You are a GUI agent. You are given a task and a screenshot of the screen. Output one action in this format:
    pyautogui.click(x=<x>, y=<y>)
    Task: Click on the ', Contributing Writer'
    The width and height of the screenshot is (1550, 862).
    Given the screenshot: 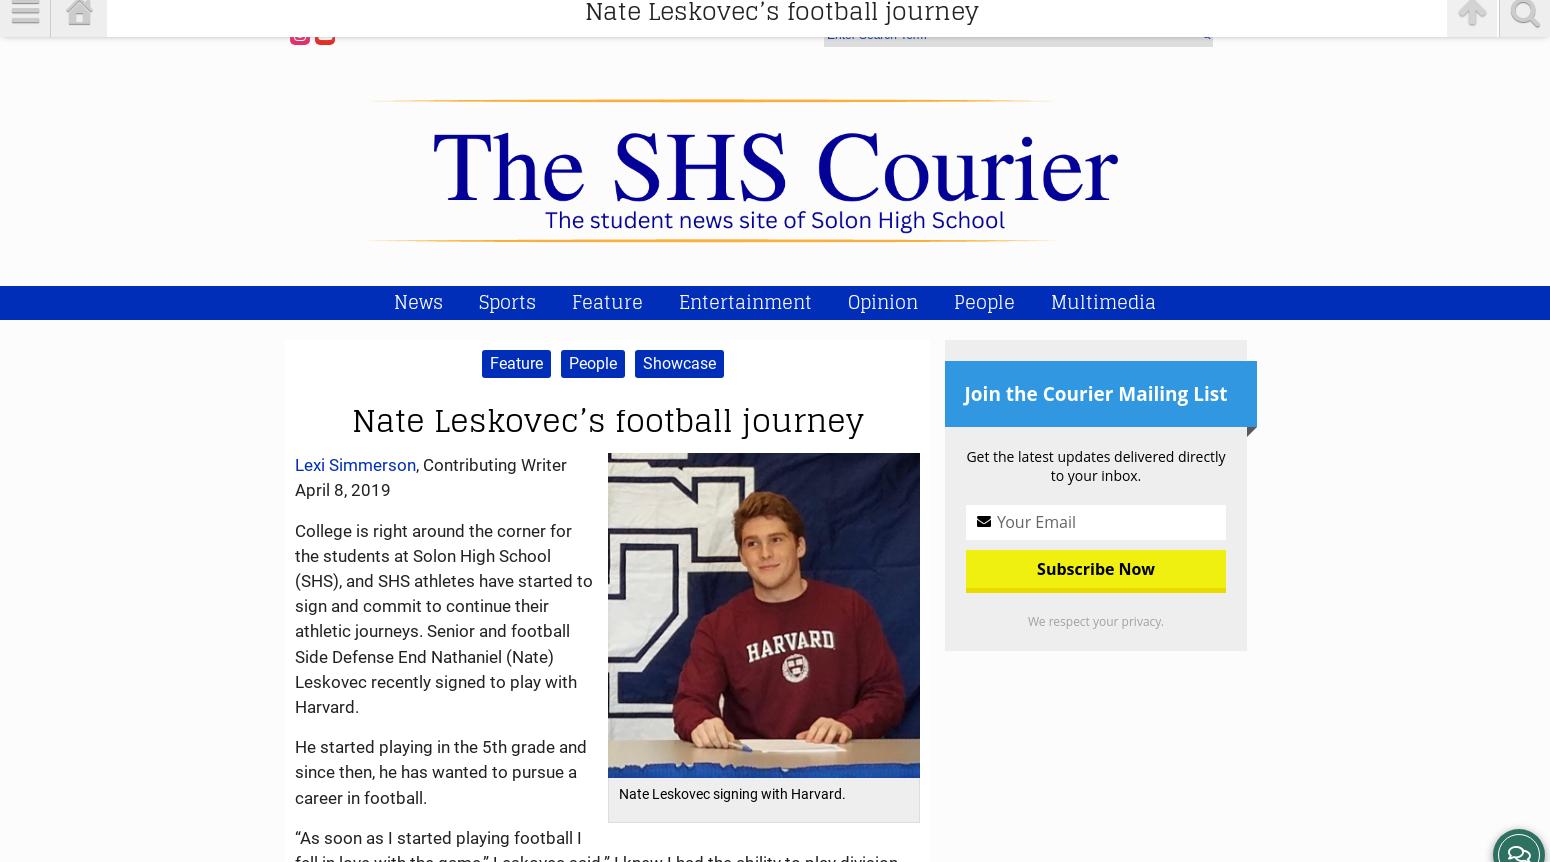 What is the action you would take?
    pyautogui.click(x=490, y=464)
    